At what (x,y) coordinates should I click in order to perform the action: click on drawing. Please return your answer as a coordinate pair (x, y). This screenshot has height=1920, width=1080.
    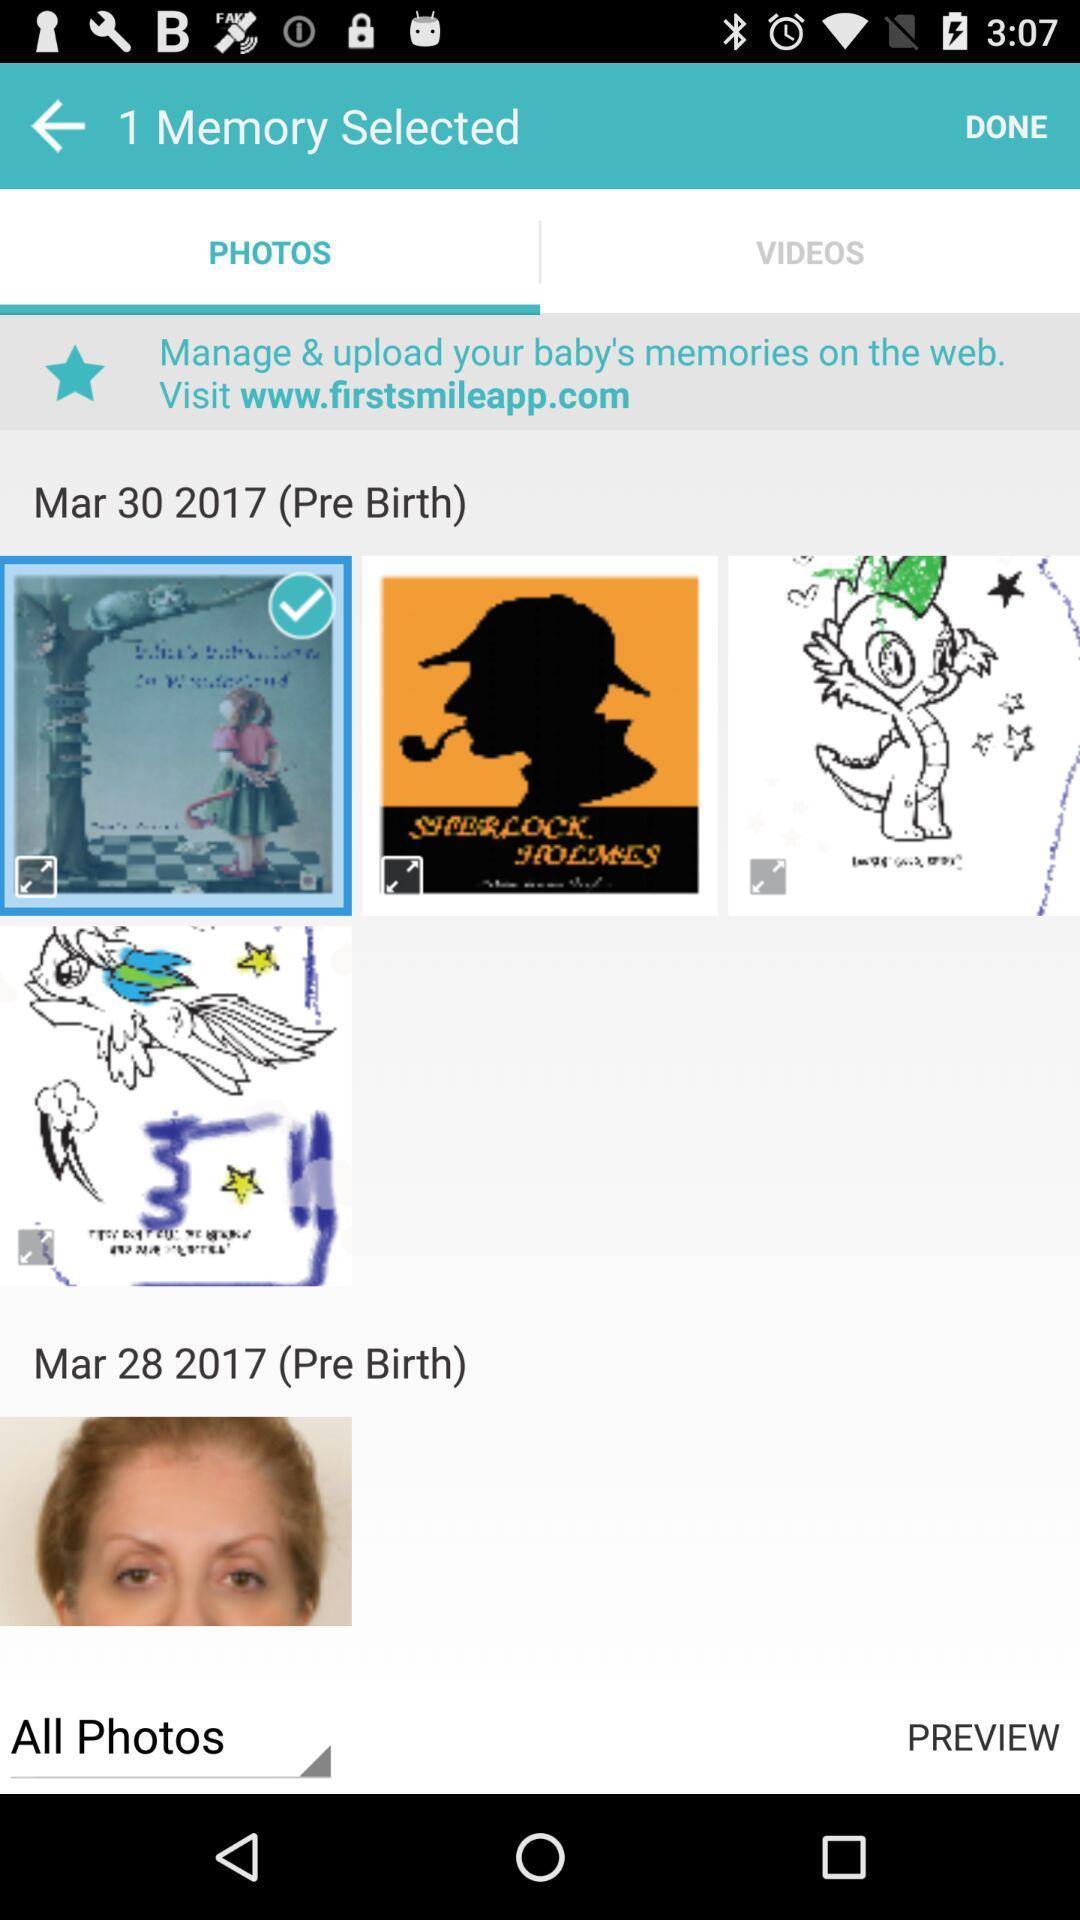
    Looking at the image, I should click on (174, 1105).